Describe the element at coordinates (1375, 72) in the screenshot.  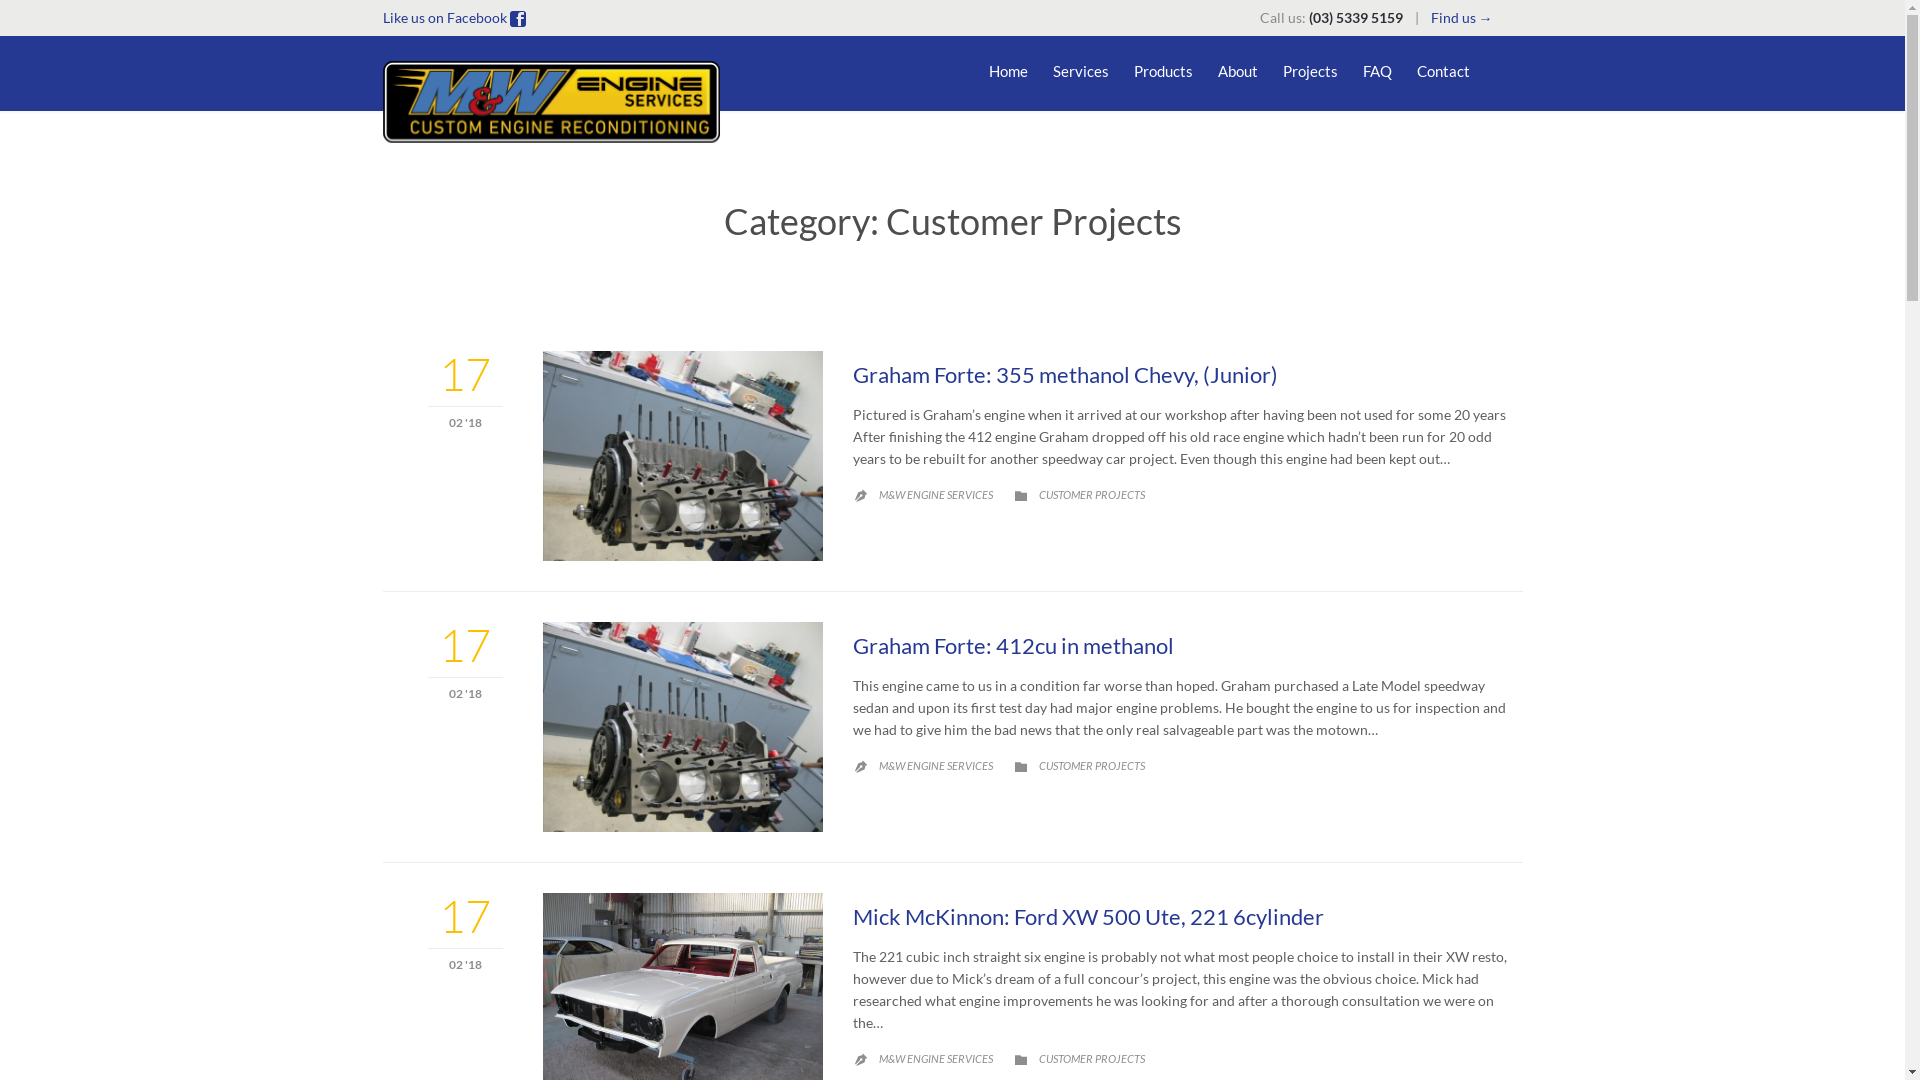
I see `'FAQ'` at that location.